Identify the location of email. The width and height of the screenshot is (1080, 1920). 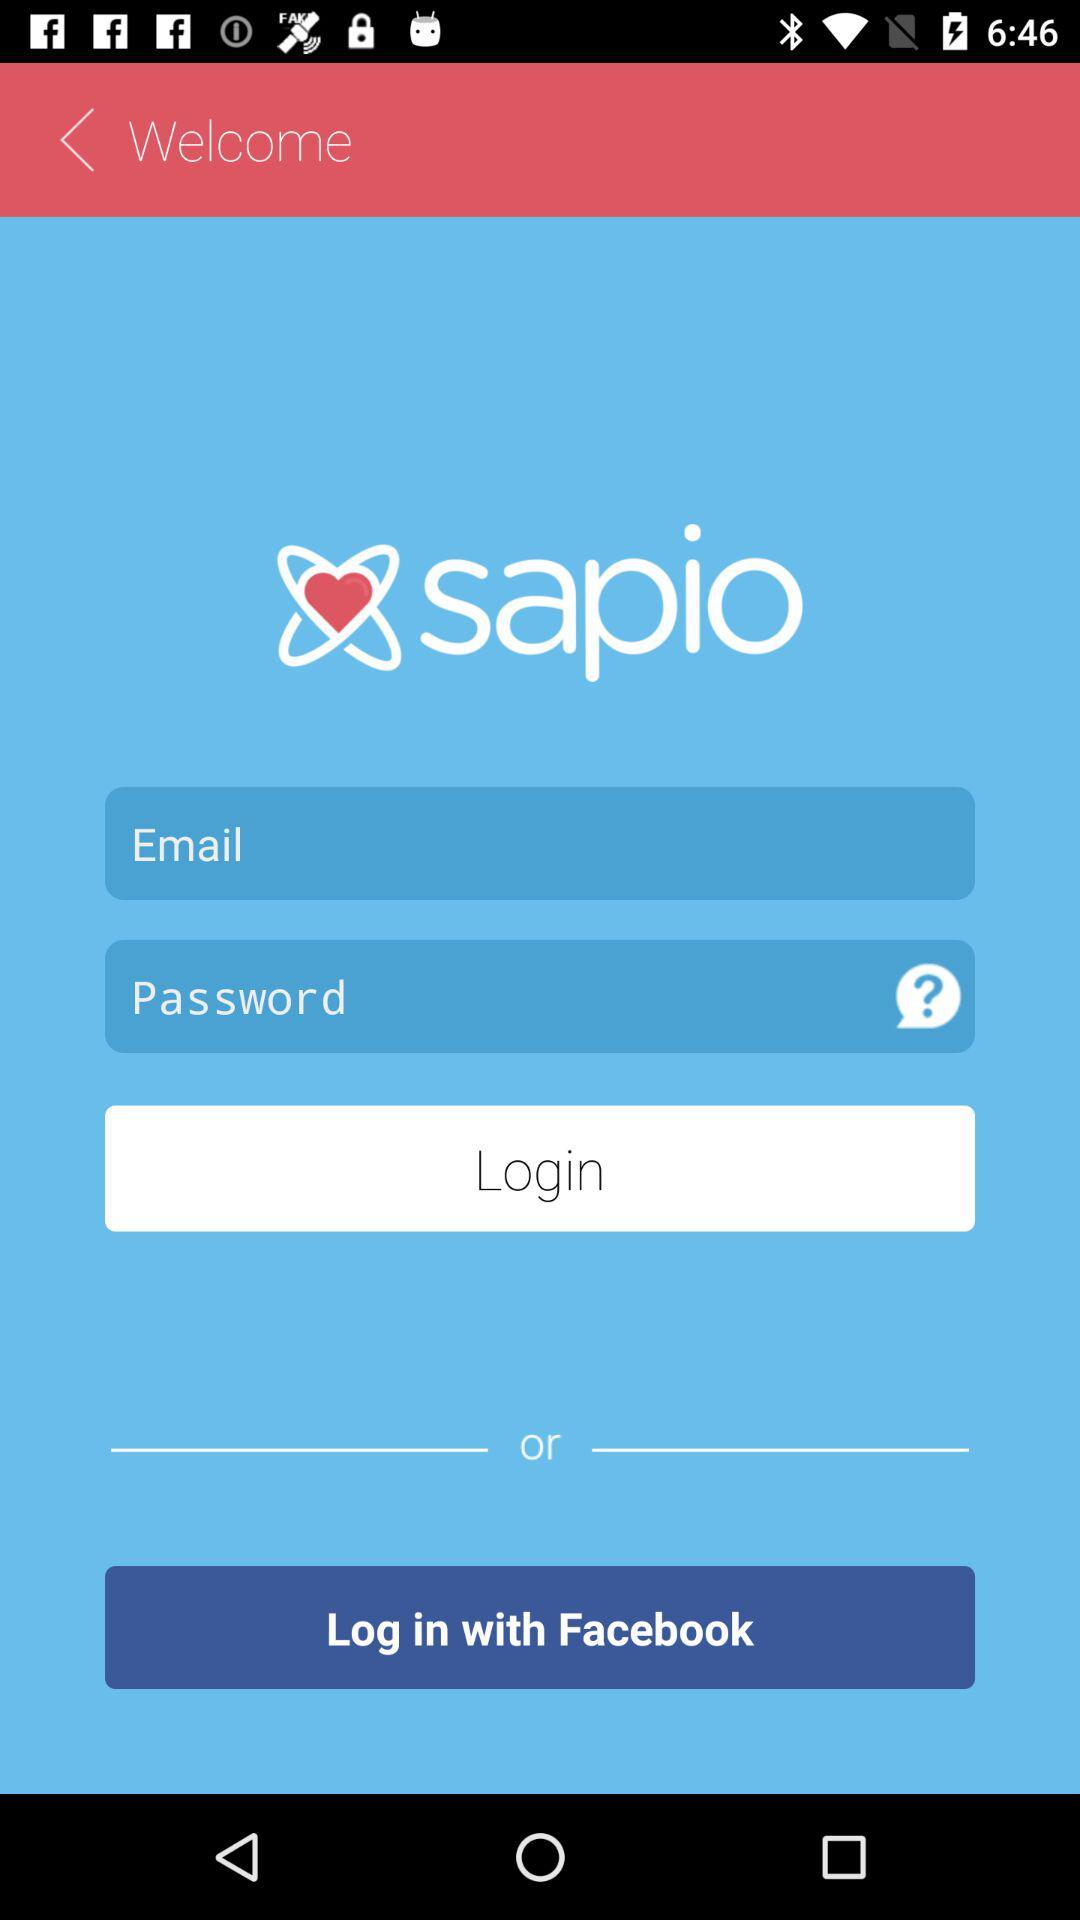
(540, 843).